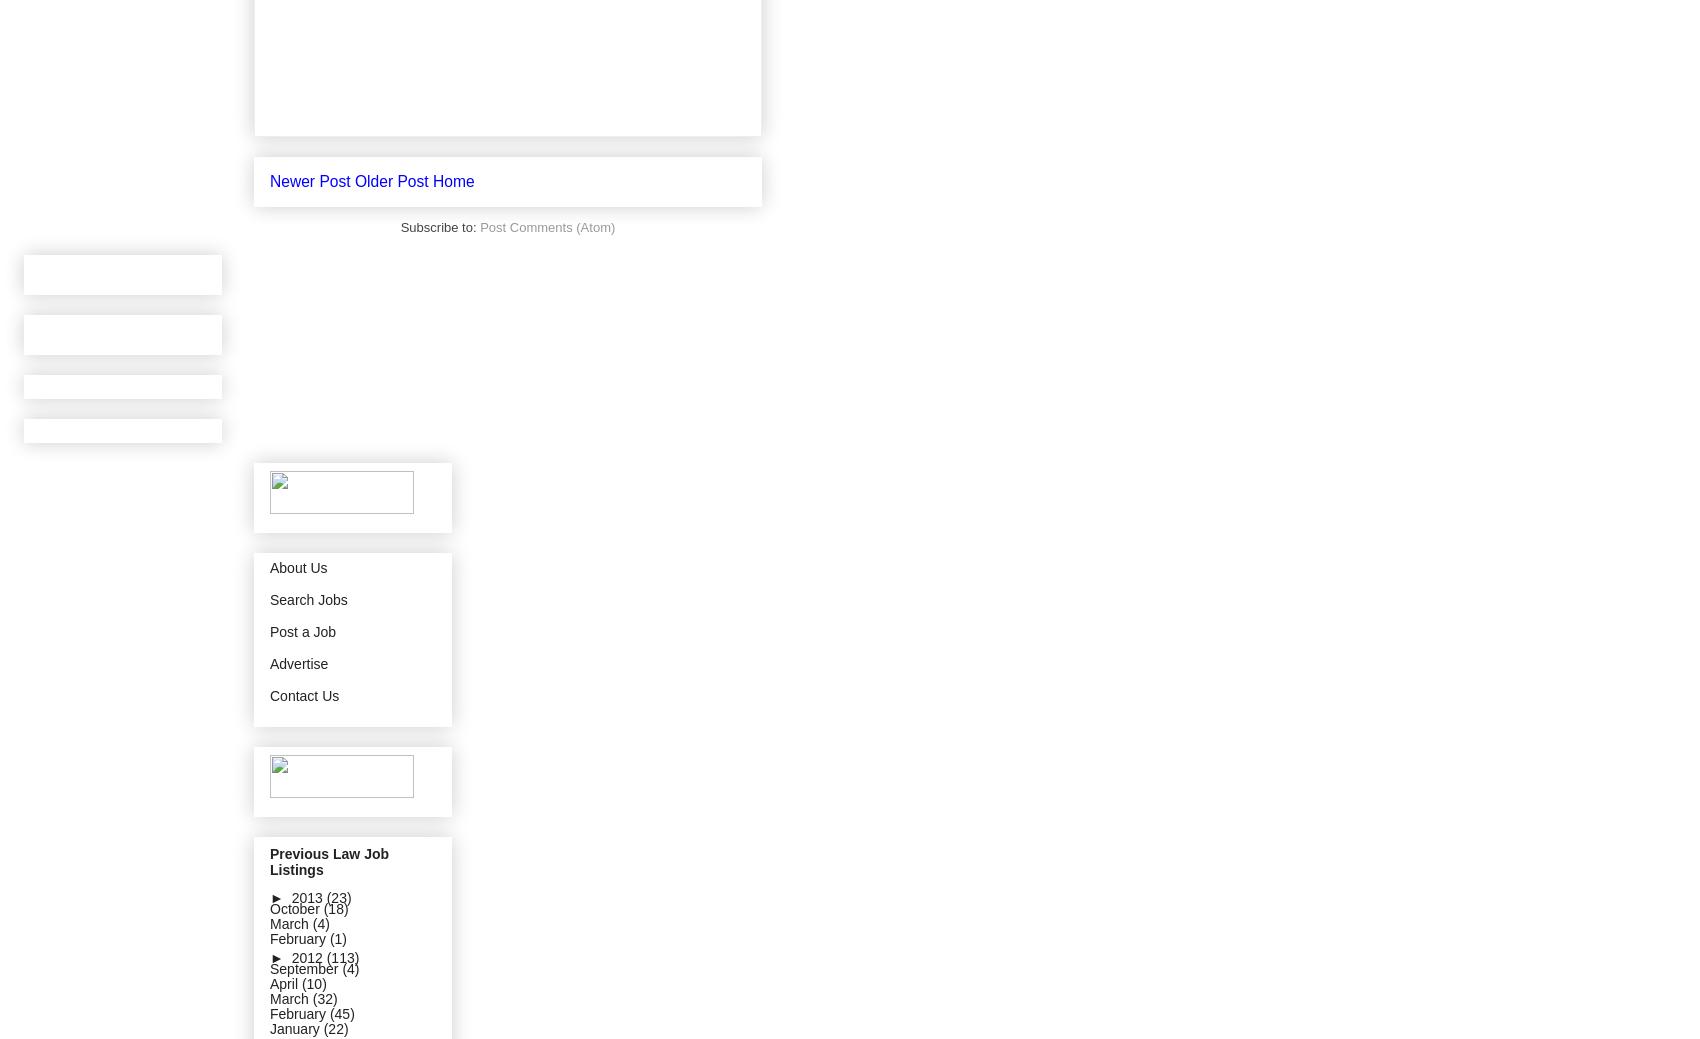 This screenshot has height=1039, width=1700. I want to click on 'Home', so click(453, 180).